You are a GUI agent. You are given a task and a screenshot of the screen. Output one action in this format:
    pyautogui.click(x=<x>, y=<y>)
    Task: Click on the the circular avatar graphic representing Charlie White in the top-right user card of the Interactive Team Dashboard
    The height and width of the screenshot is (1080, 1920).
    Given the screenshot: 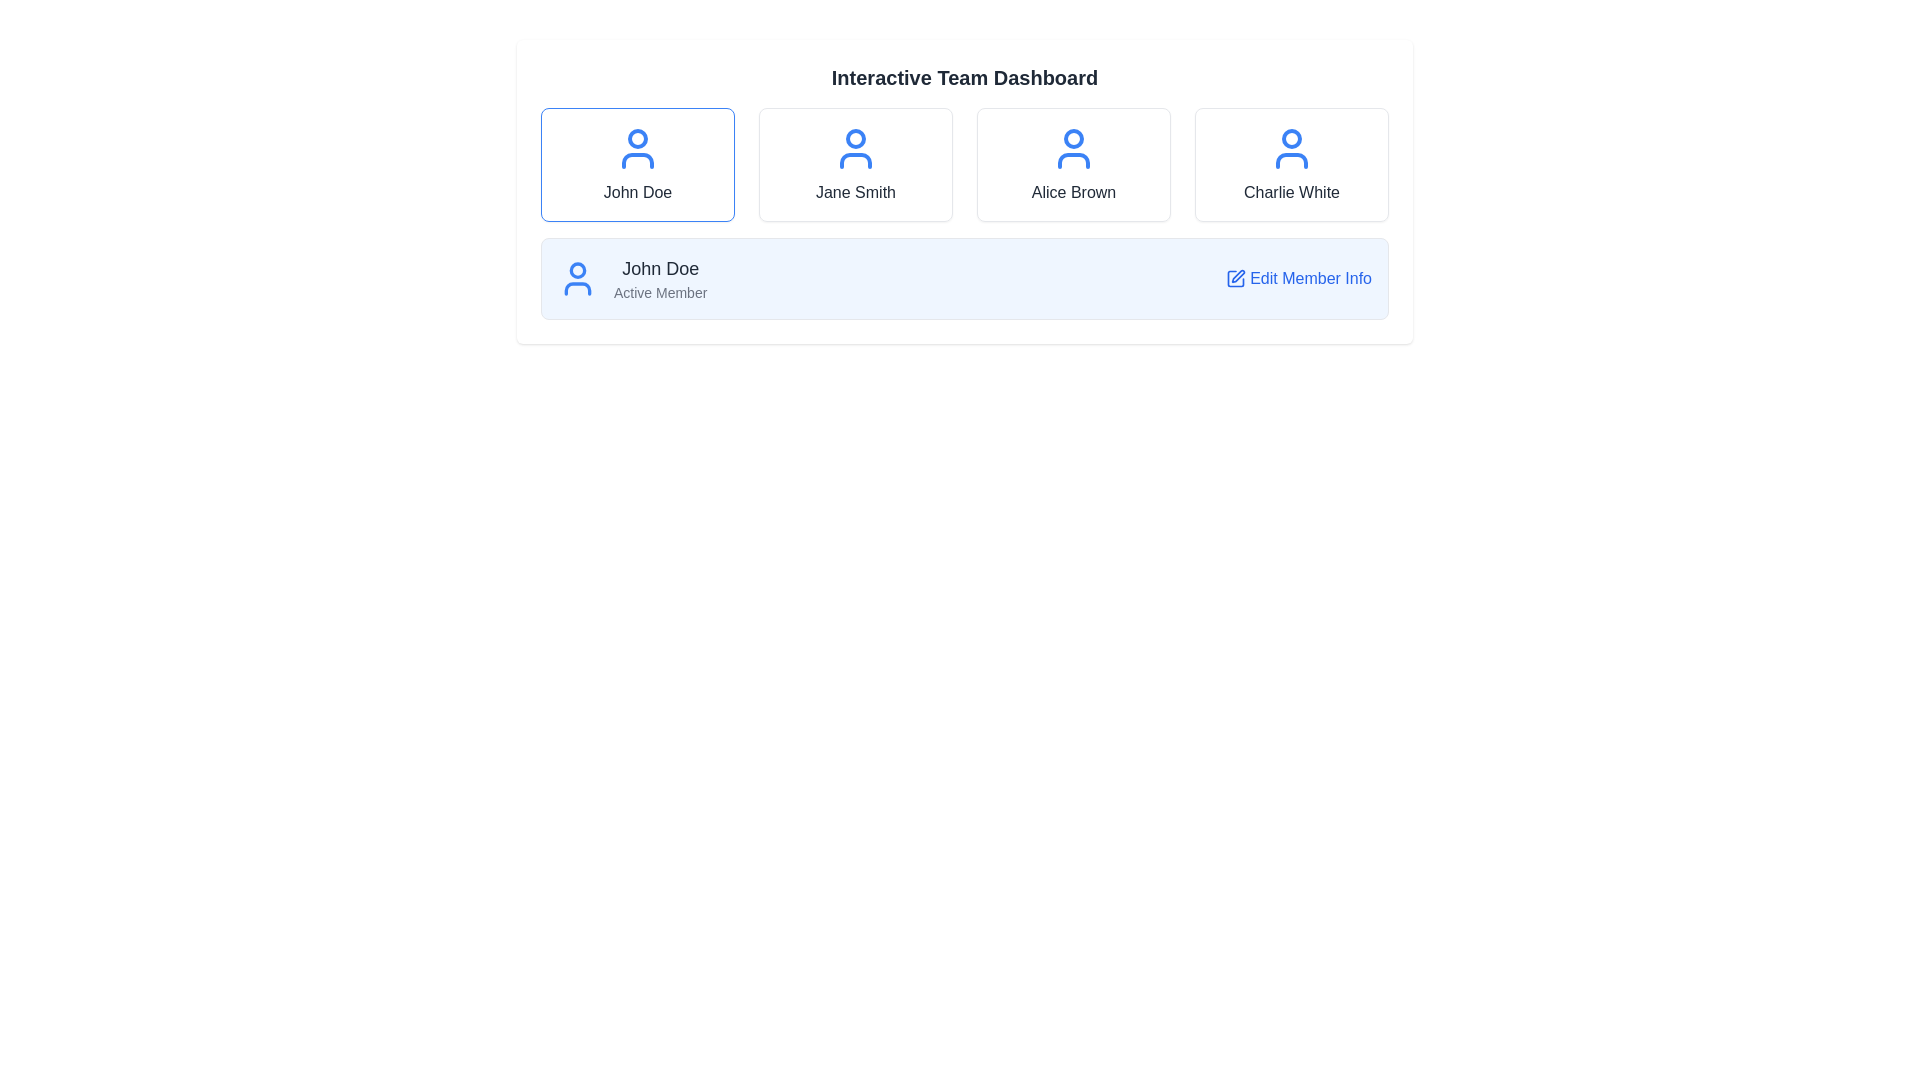 What is the action you would take?
    pyautogui.click(x=1291, y=137)
    